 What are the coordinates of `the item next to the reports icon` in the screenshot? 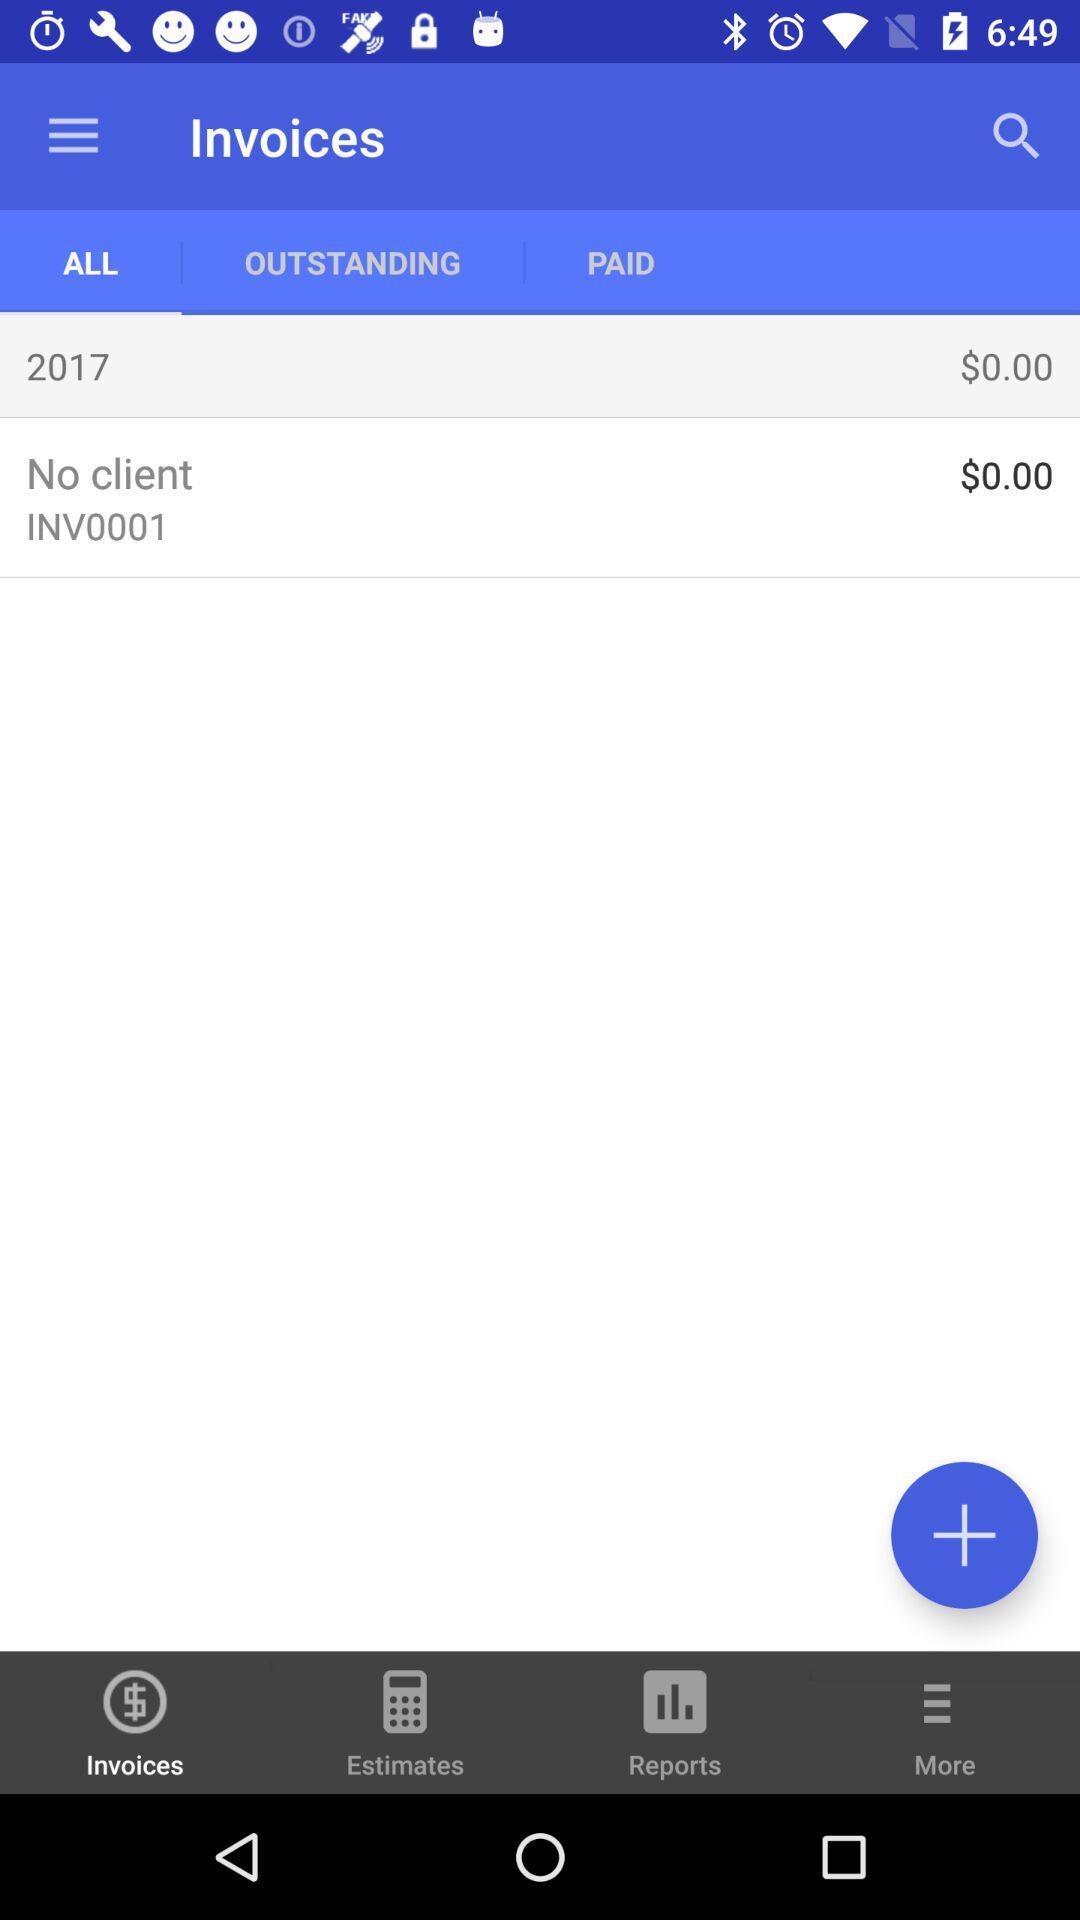 It's located at (945, 1736).